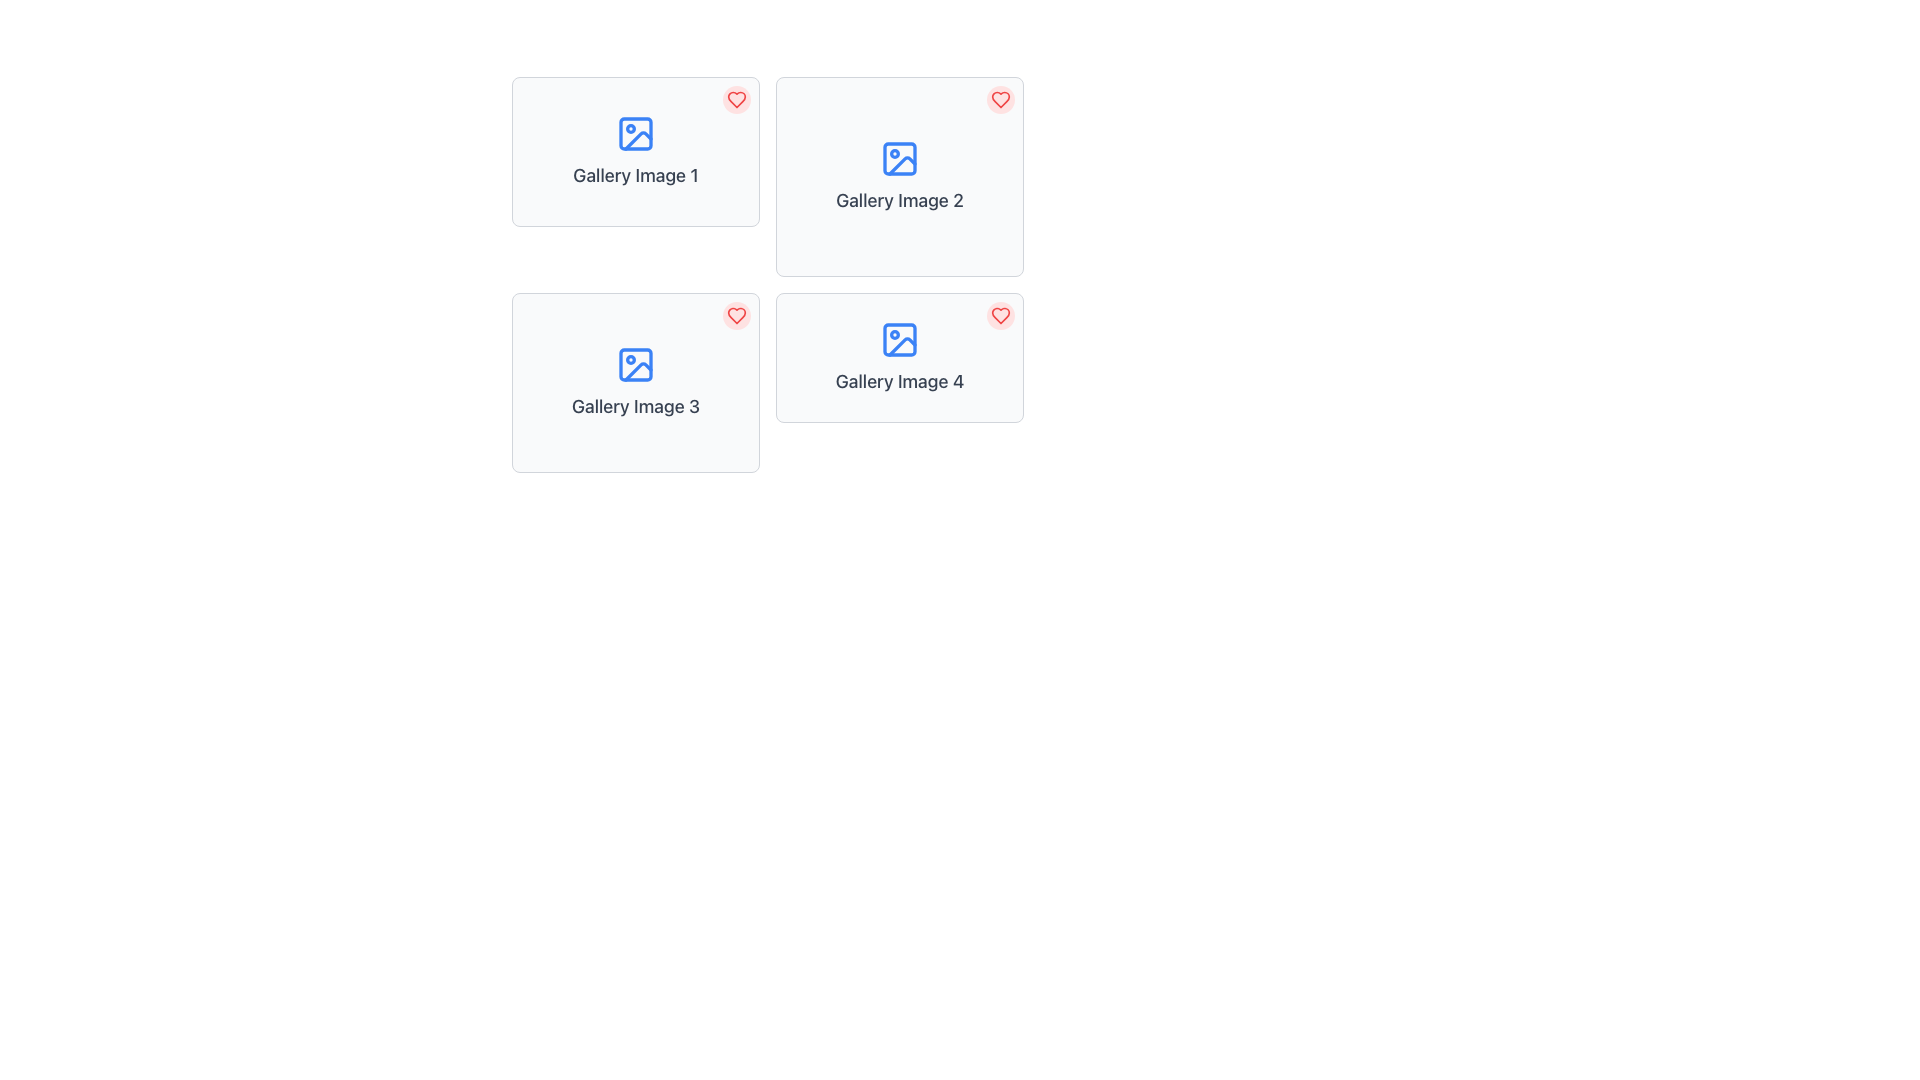  Describe the element at coordinates (899, 200) in the screenshot. I see `the static text label displaying 'Gallery Image 2', which is centered beneath an image icon in the second card of a grid layout` at that location.